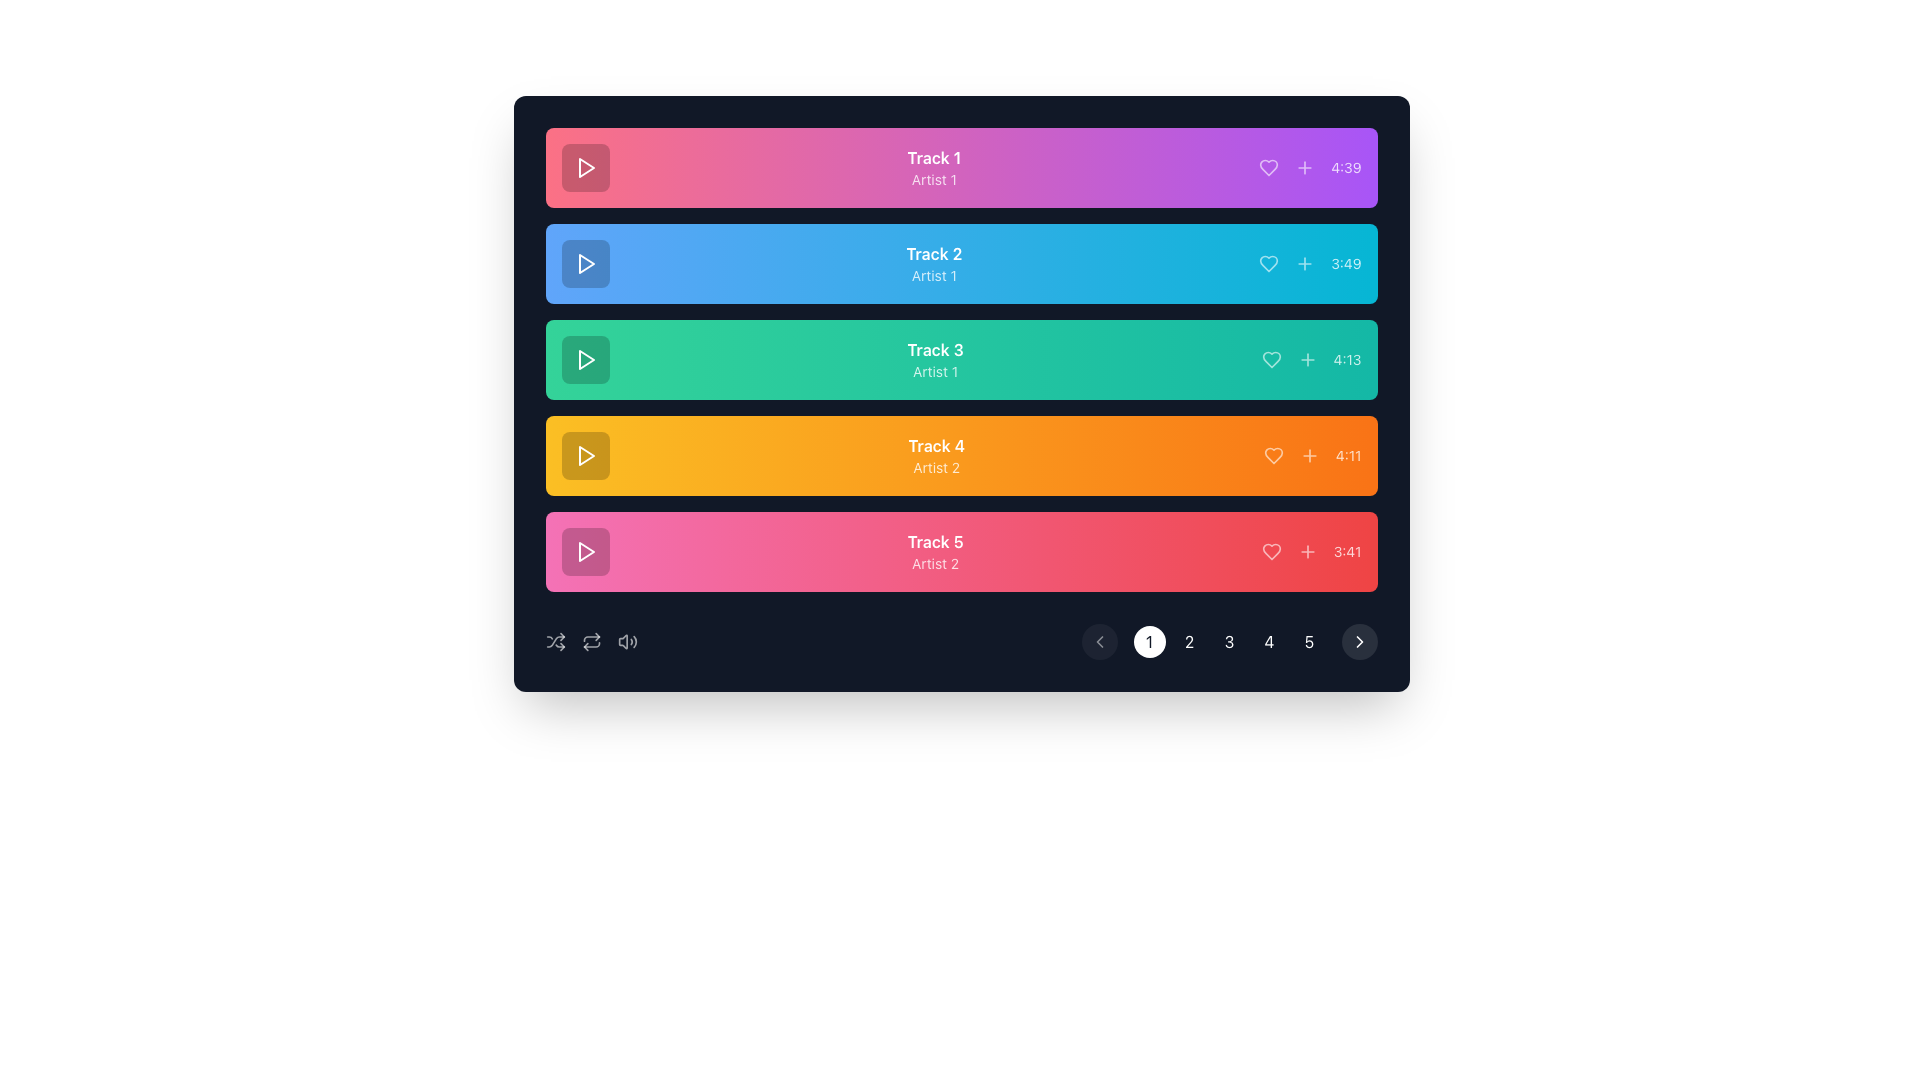  I want to click on the heart-shaped icon on the vibrant purple background, located to the right of 'Track 1' and left of the '+' button, so click(1268, 167).